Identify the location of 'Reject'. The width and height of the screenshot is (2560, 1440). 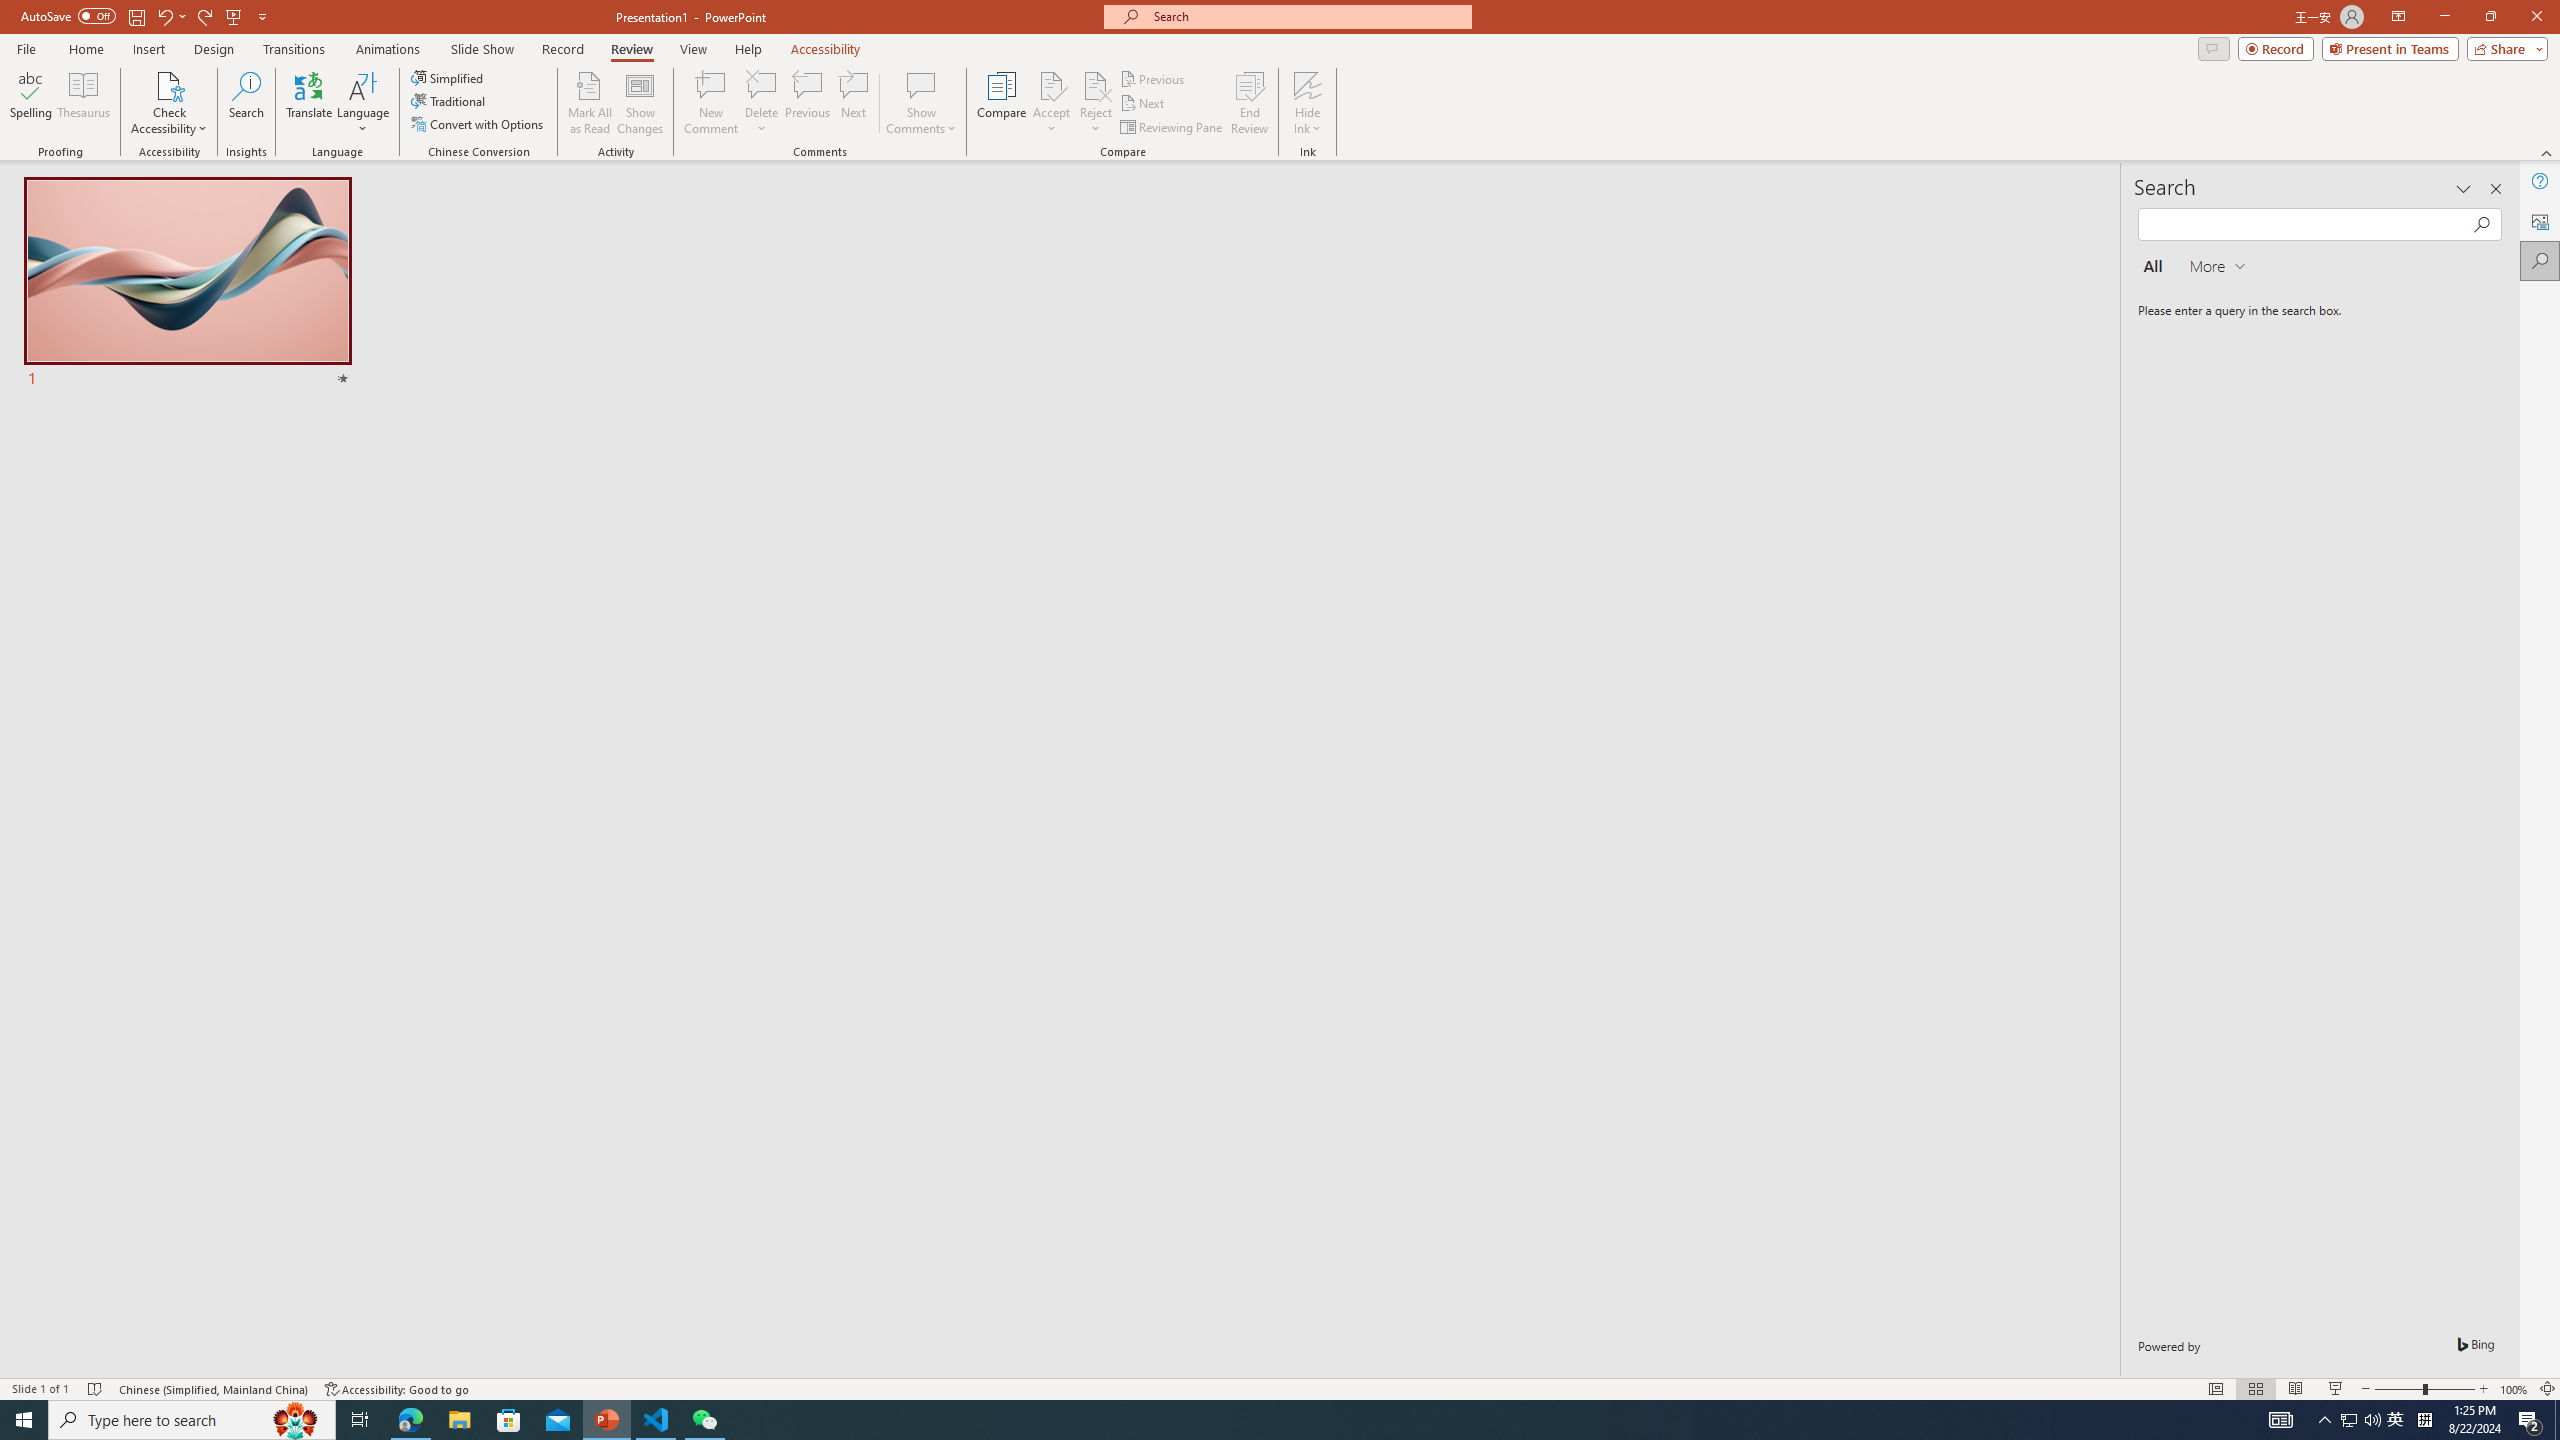
(1094, 103).